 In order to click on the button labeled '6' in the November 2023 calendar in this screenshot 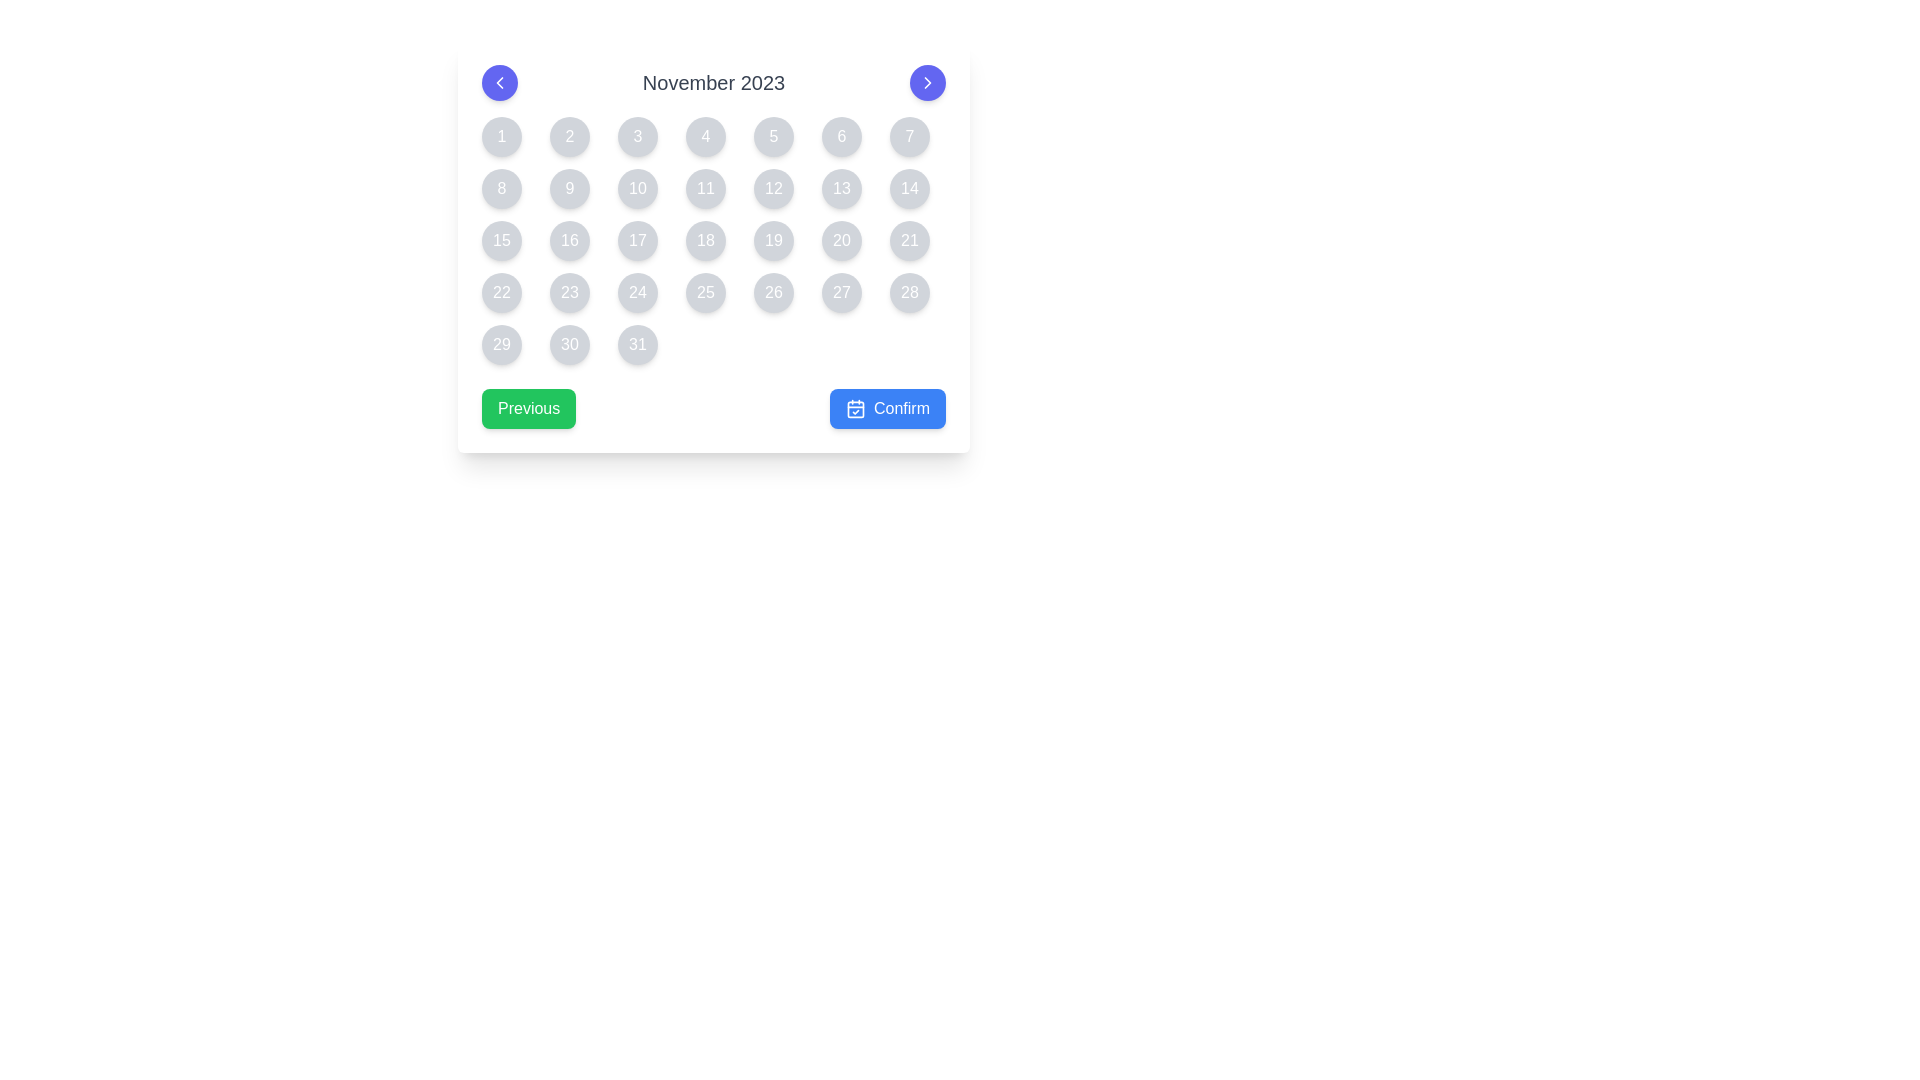, I will do `click(841, 136)`.